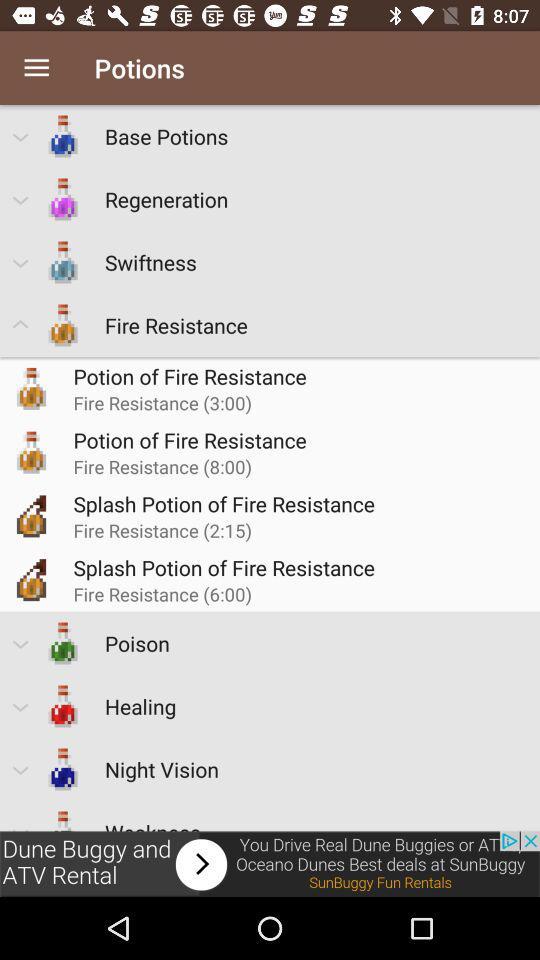 The width and height of the screenshot is (540, 960). What do you see at coordinates (270, 863) in the screenshot?
I see `advertisement to open sunbuggy fun rentals website` at bounding box center [270, 863].